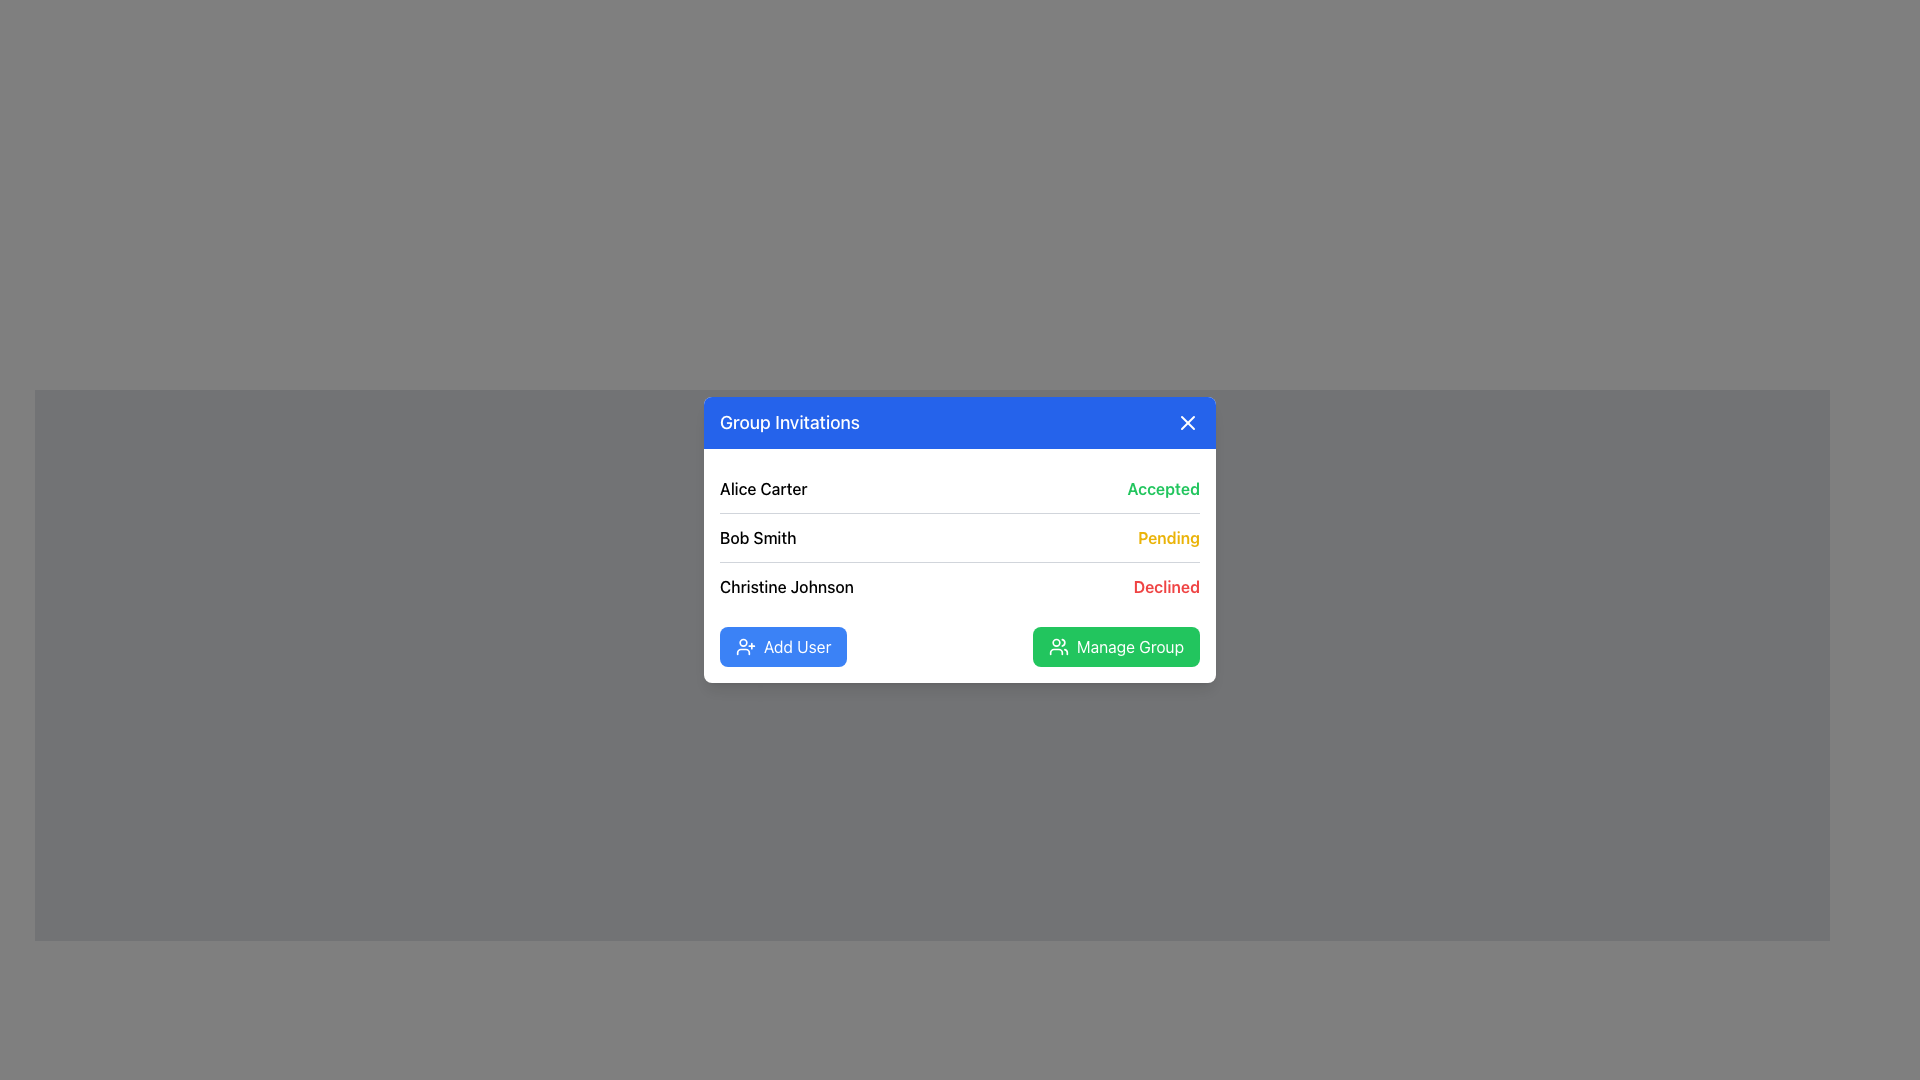  What do you see at coordinates (1058, 647) in the screenshot?
I see `the Icon associated with the 'Manage Group' button, located at the bottom-right of the modal dialog box, positioned to the left of the text` at bounding box center [1058, 647].